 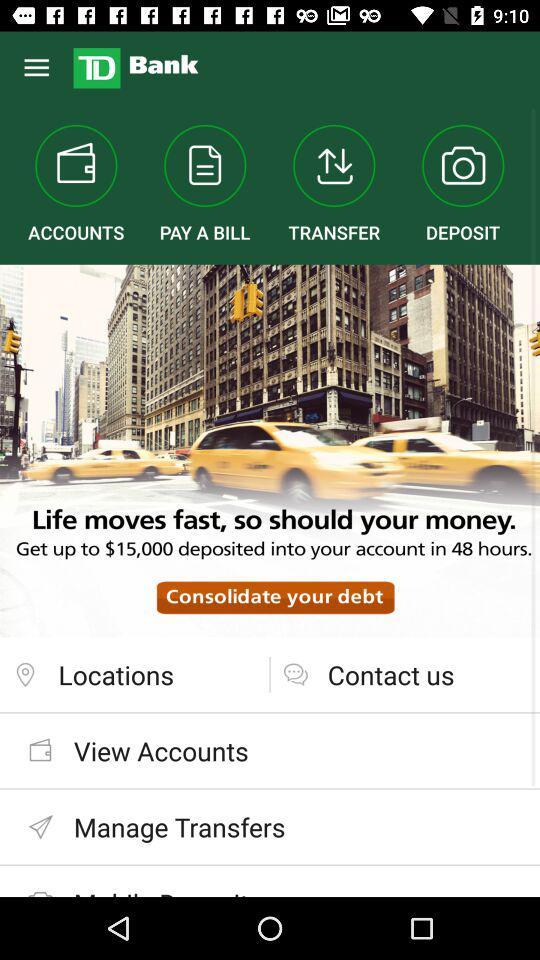 What do you see at coordinates (270, 749) in the screenshot?
I see `the icon below locations` at bounding box center [270, 749].